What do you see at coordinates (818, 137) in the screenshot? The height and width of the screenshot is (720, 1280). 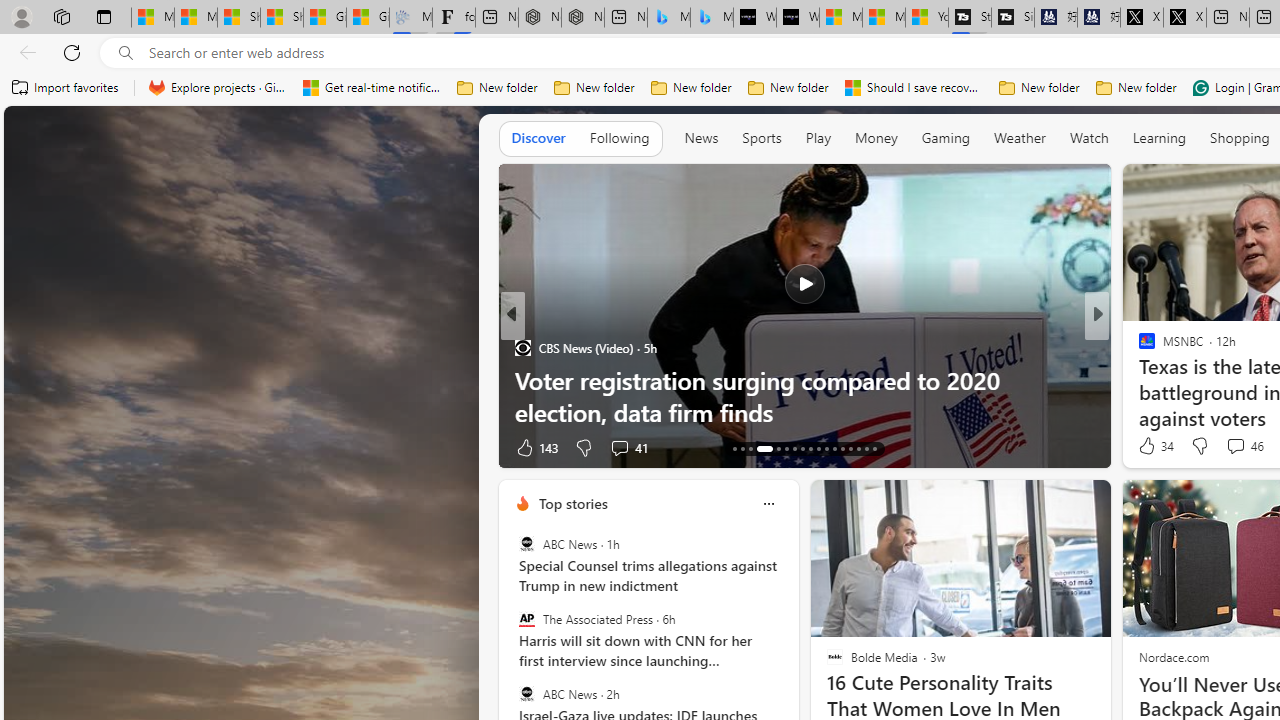 I see `'Play'` at bounding box center [818, 137].